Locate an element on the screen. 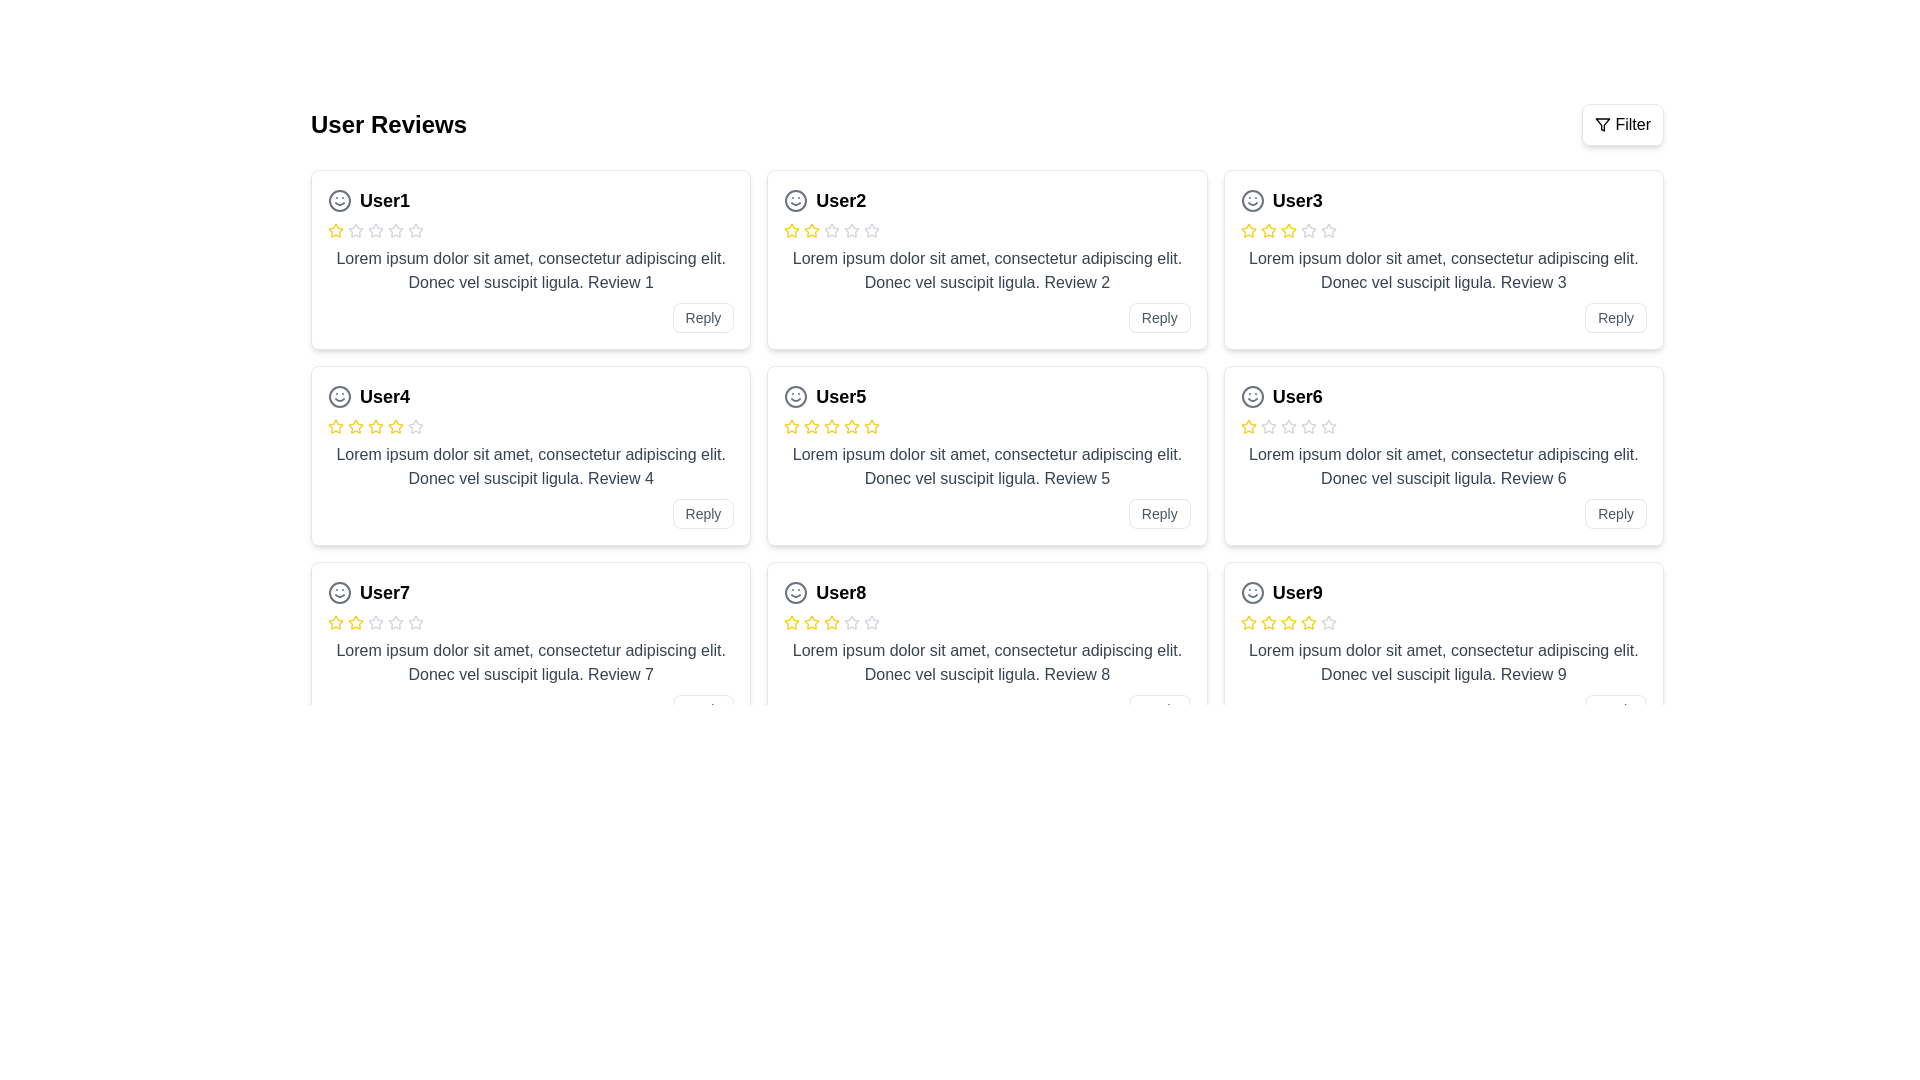 Image resolution: width=1920 pixels, height=1080 pixels. 'User Reviews' text label displayed in bold and large font located in the upper-left section of the interface is located at coordinates (388, 124).